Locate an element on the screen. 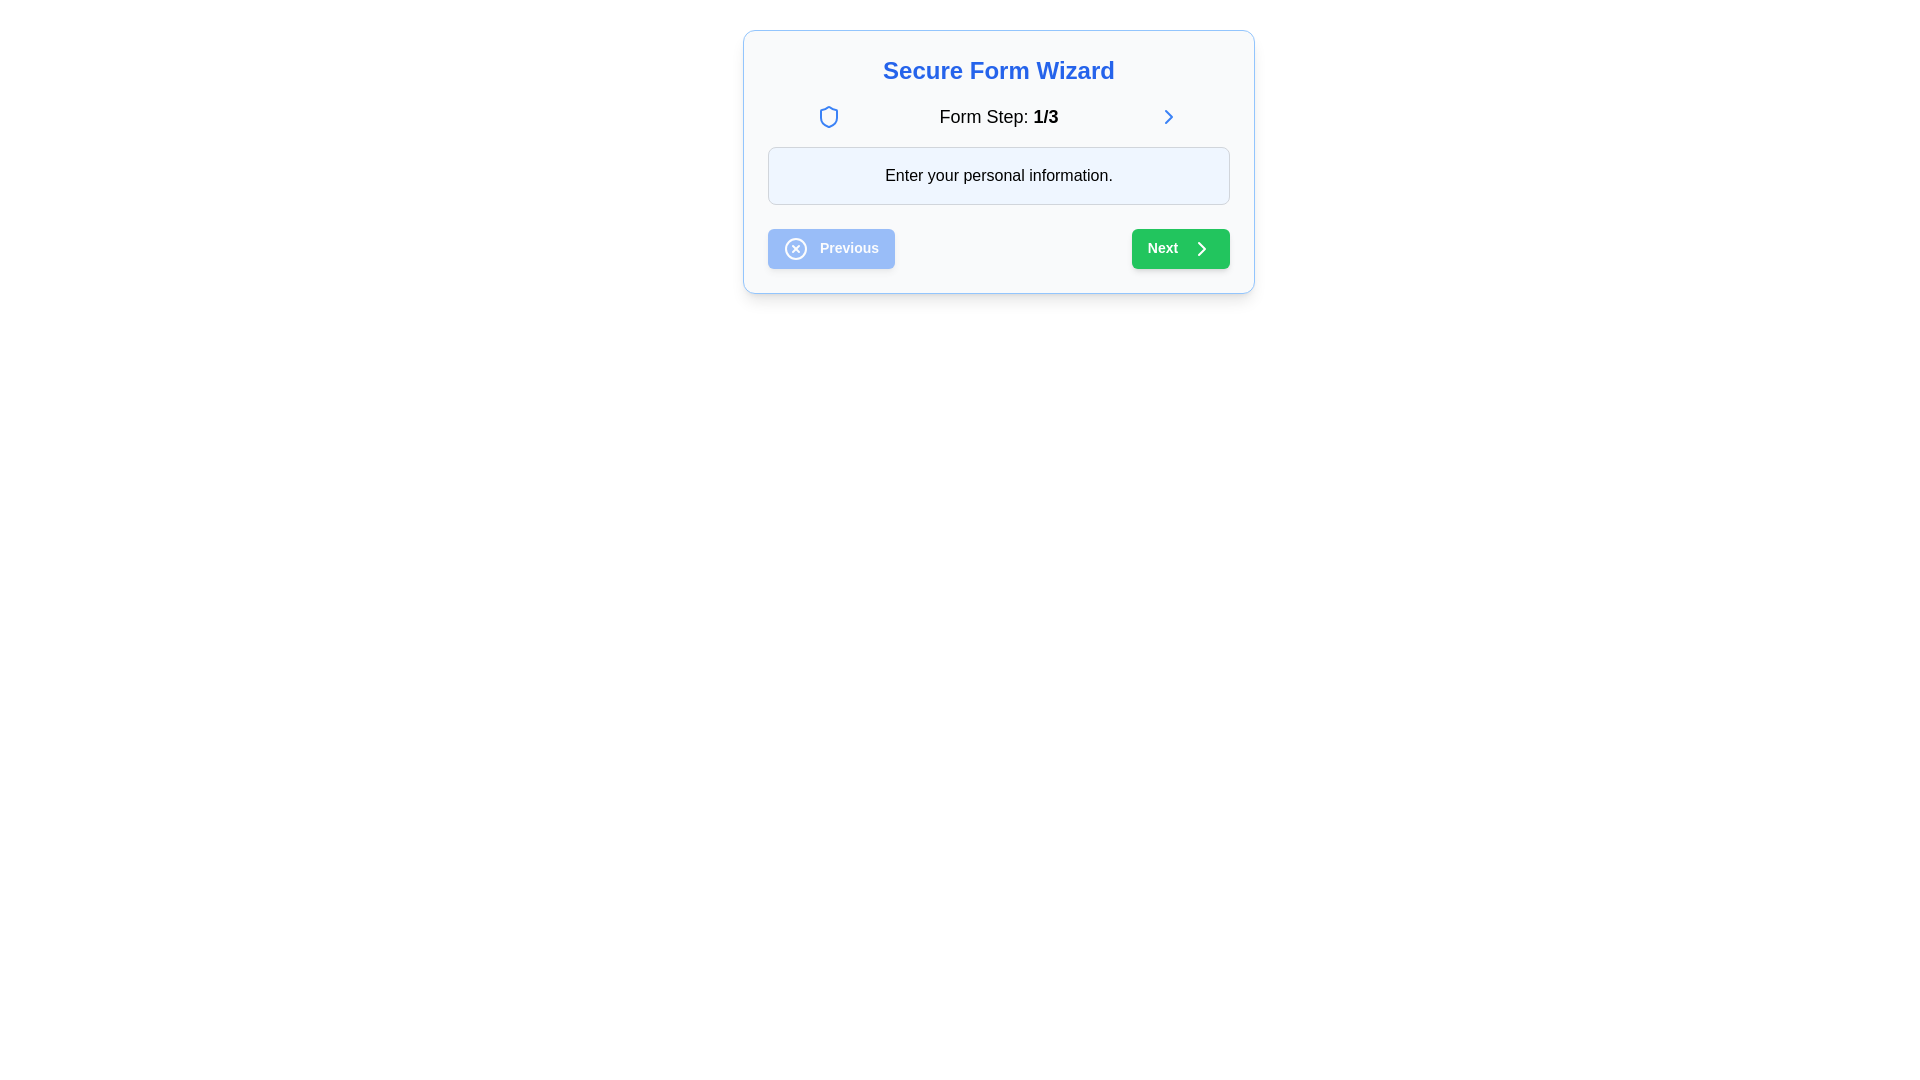  the chevron arrow icon that indicates forward navigation within the 'Next' button located at the bottom-right of the wizard card interface is located at coordinates (1200, 248).